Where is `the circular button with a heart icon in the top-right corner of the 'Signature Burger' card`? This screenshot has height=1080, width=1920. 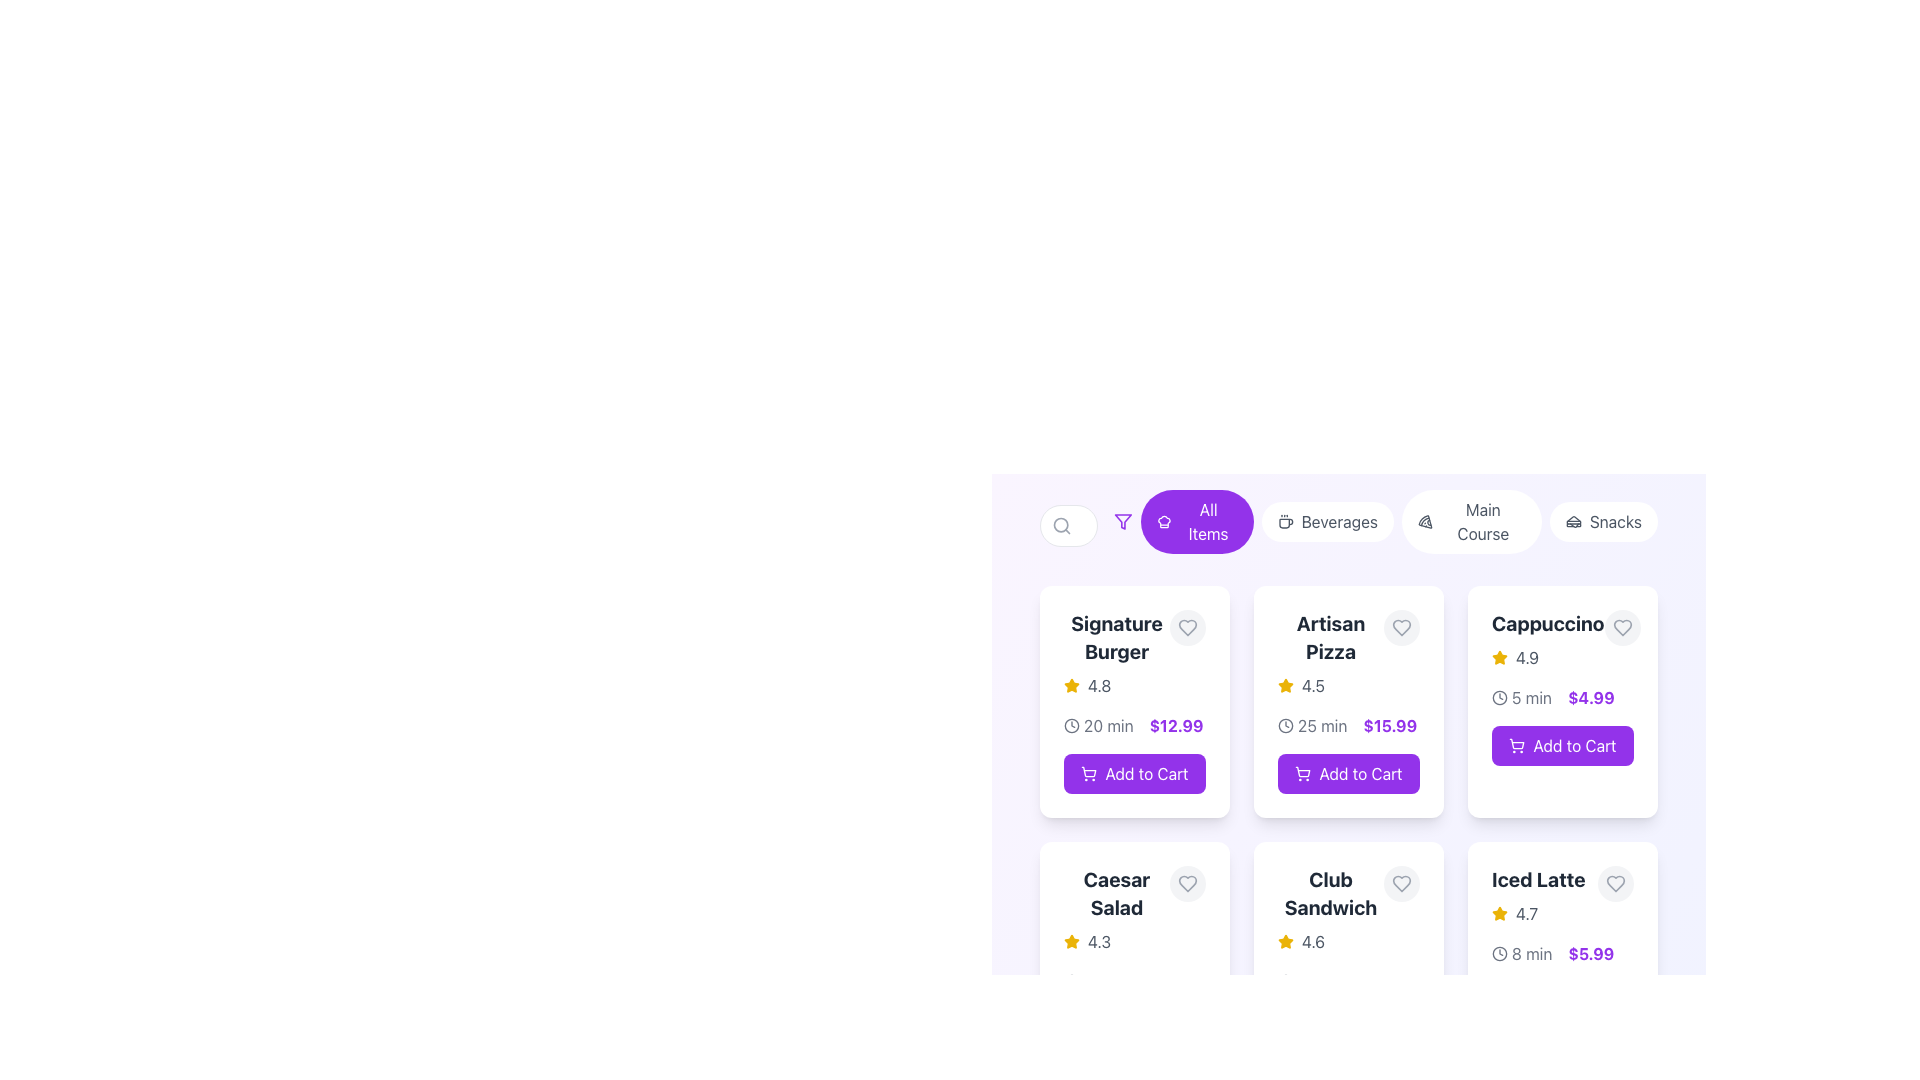 the circular button with a heart icon in the top-right corner of the 'Signature Burger' card is located at coordinates (1188, 627).